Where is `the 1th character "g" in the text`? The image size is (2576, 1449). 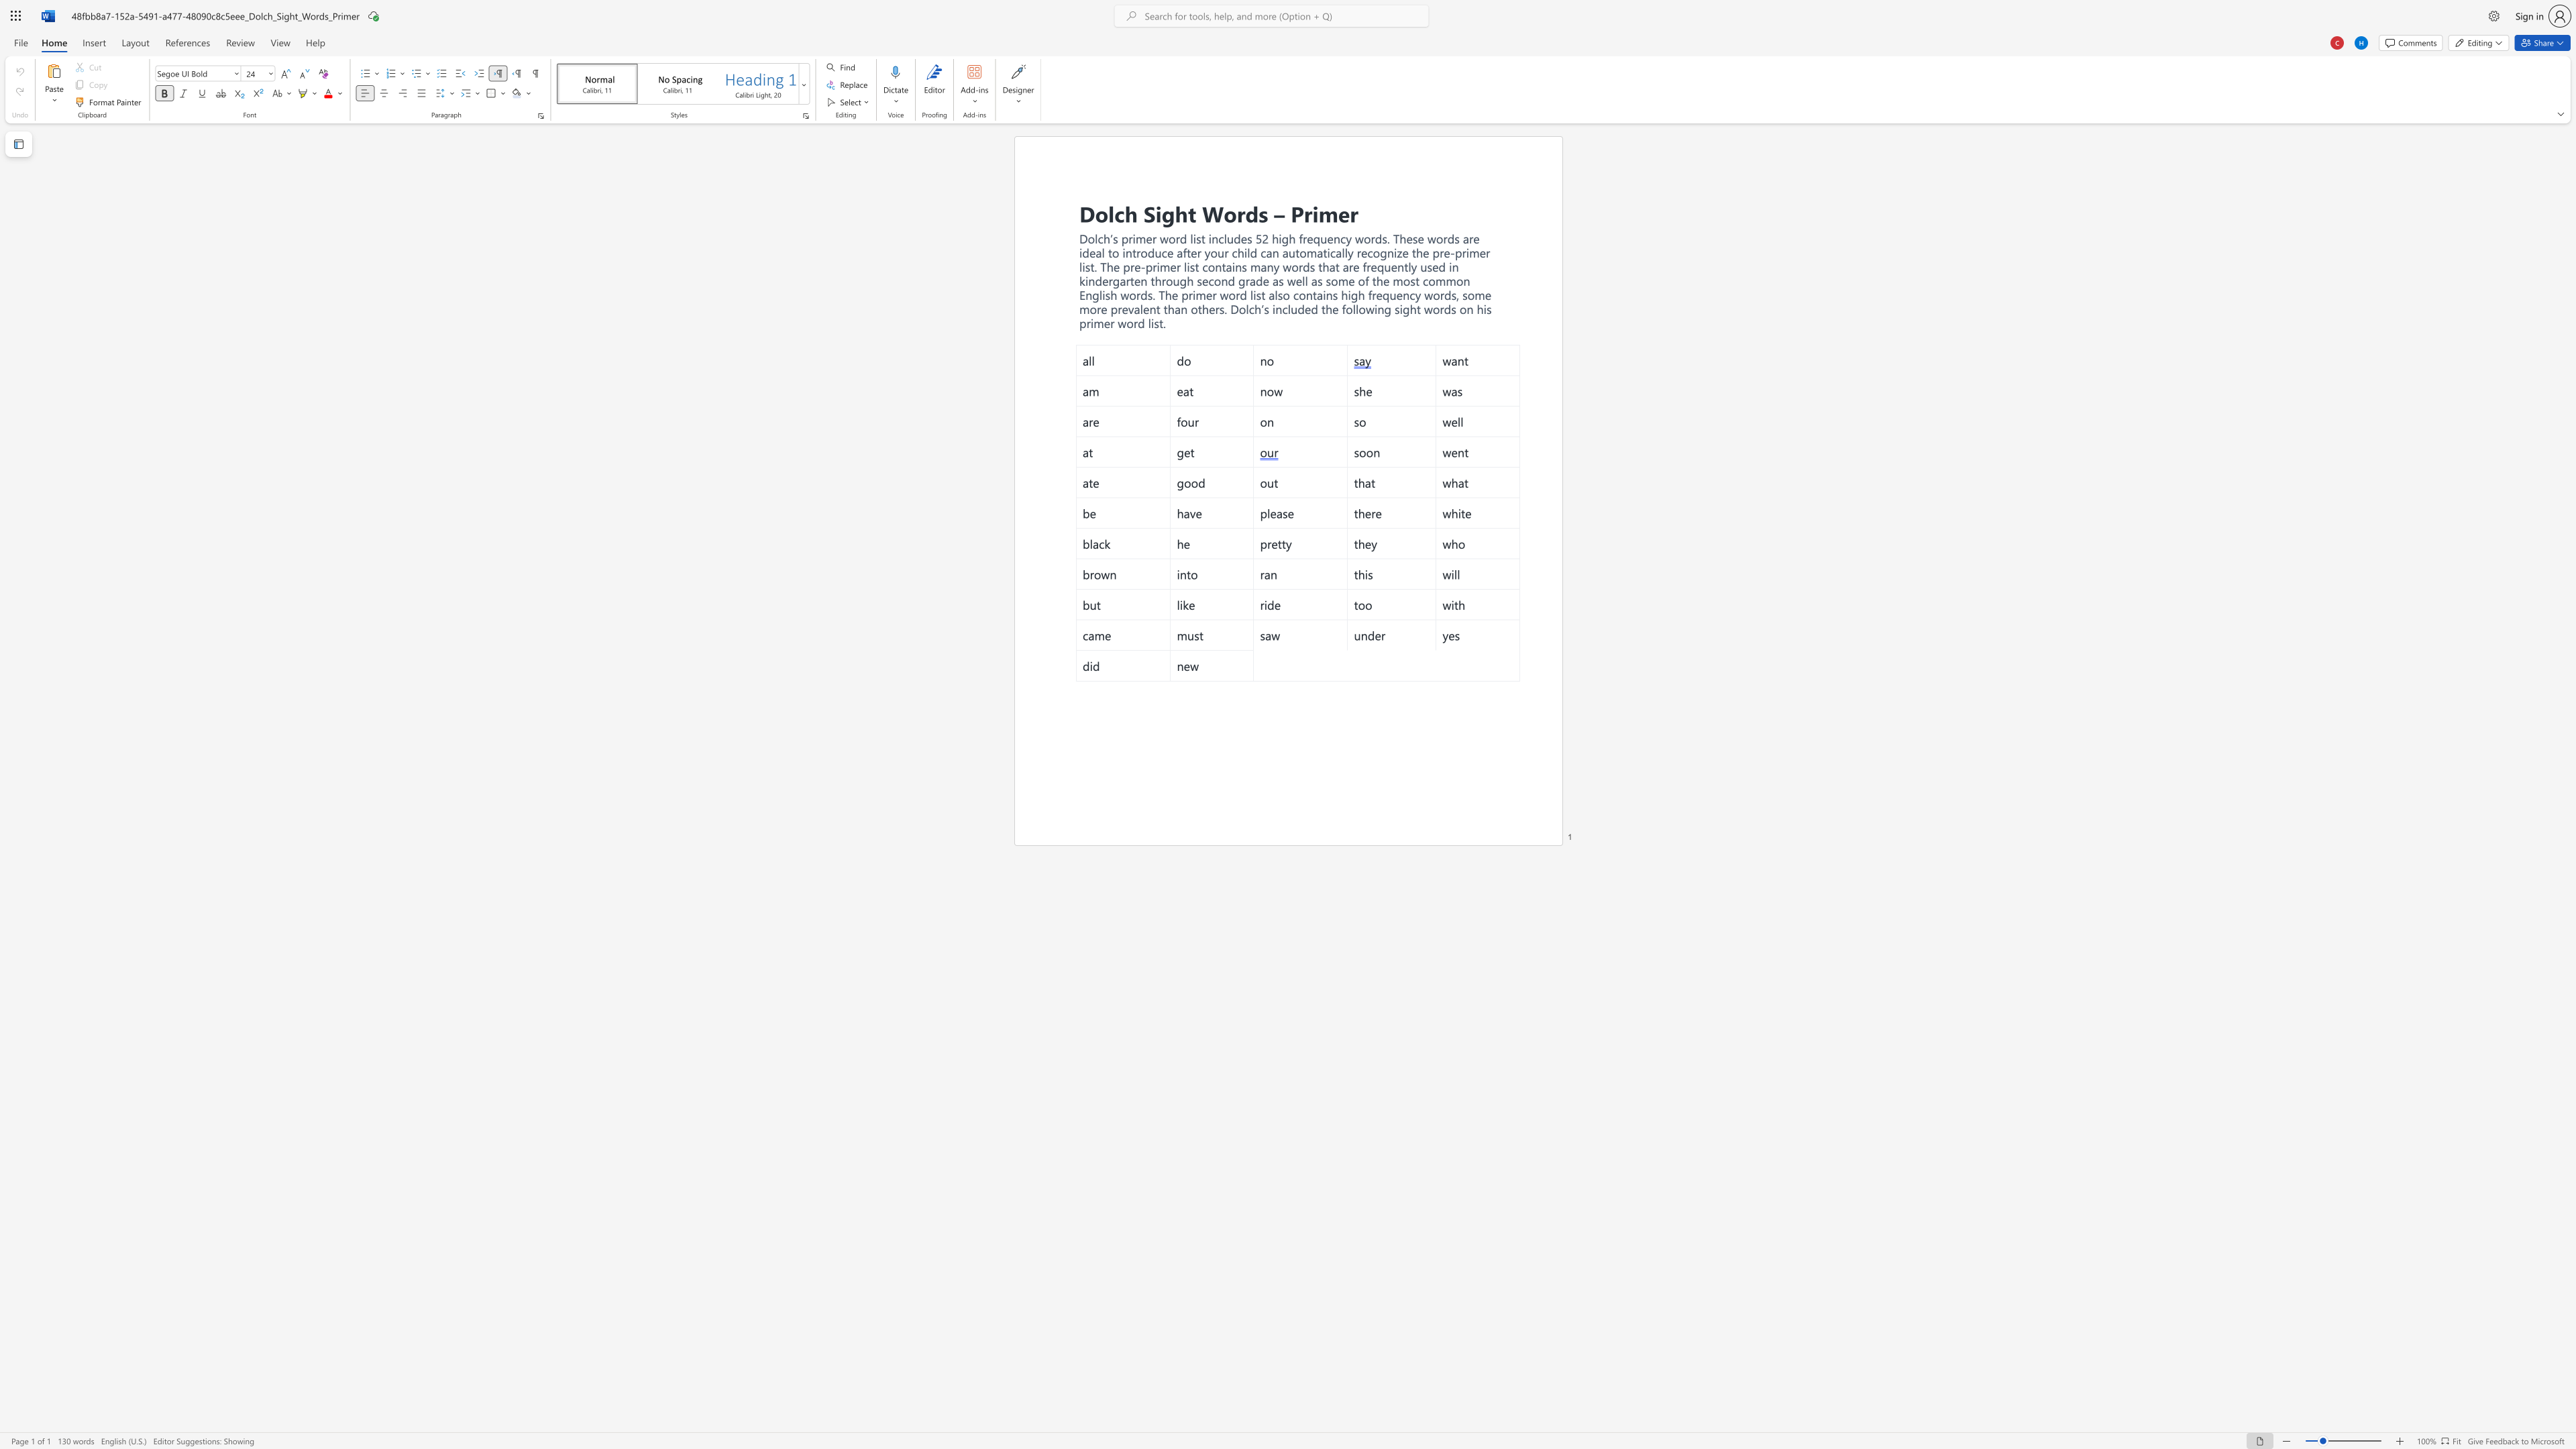
the 1th character "g" in the text is located at coordinates (1167, 213).